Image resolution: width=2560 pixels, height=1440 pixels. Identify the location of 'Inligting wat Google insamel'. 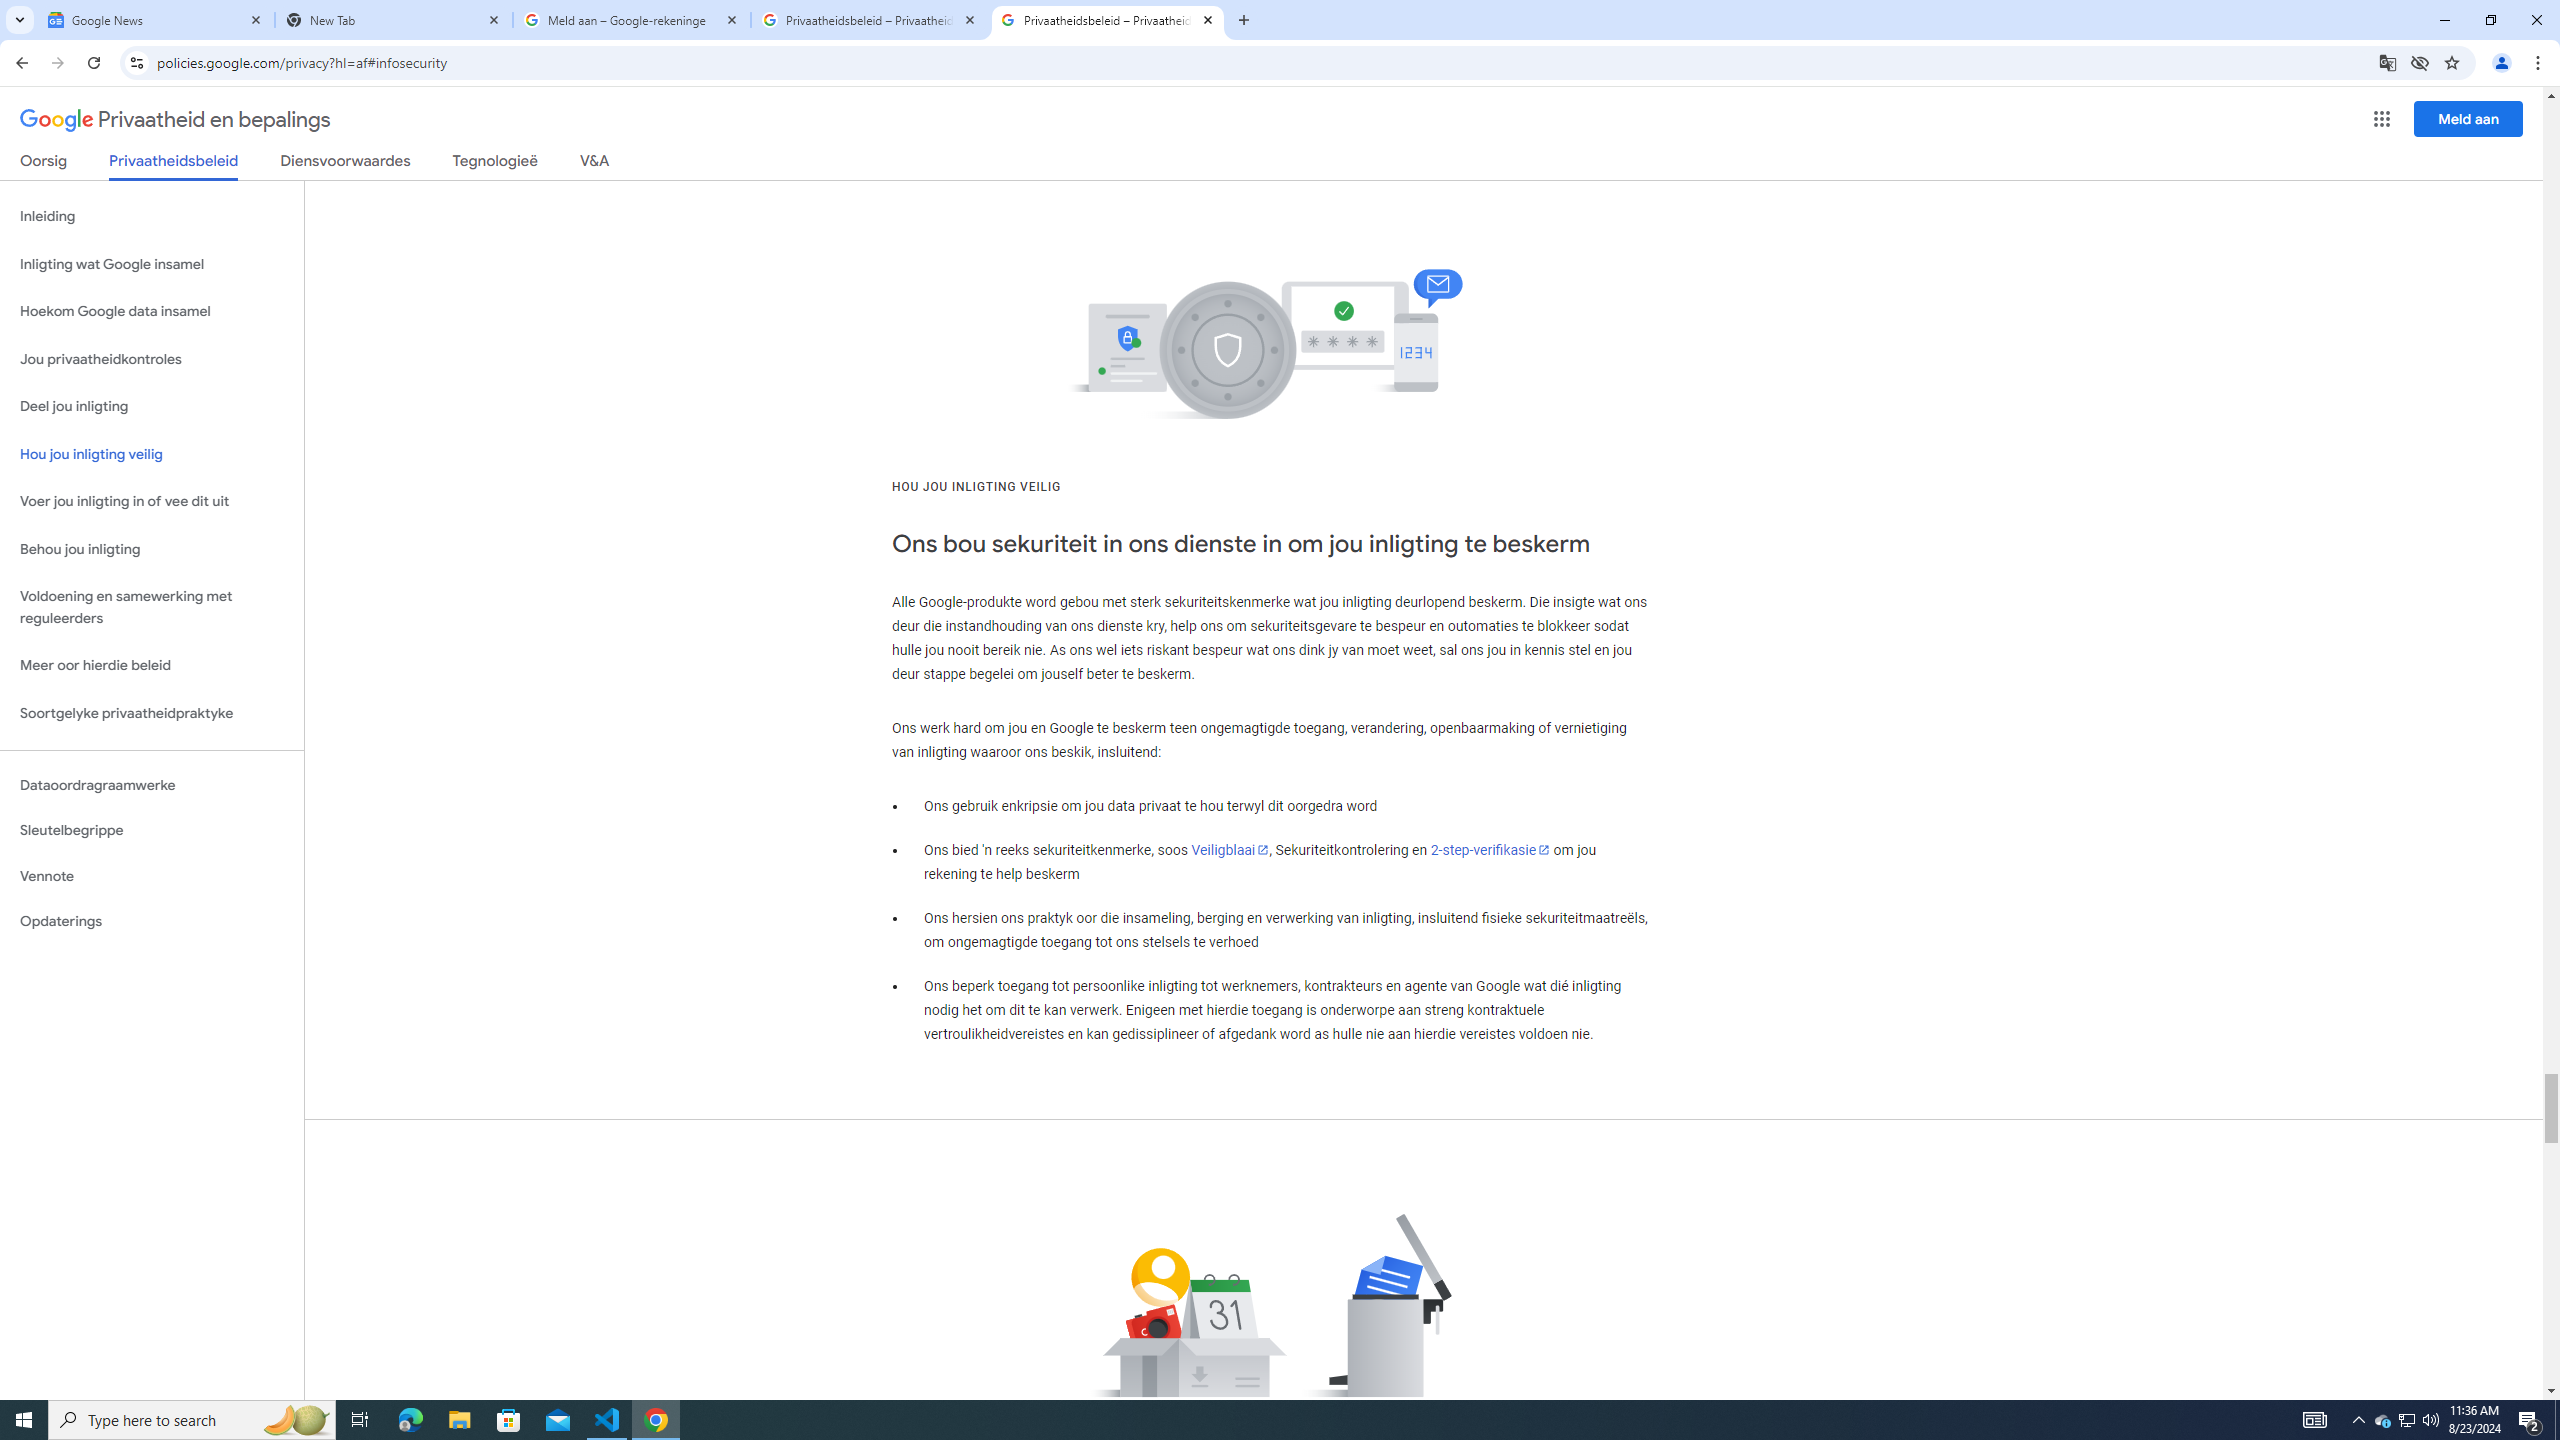
(151, 264).